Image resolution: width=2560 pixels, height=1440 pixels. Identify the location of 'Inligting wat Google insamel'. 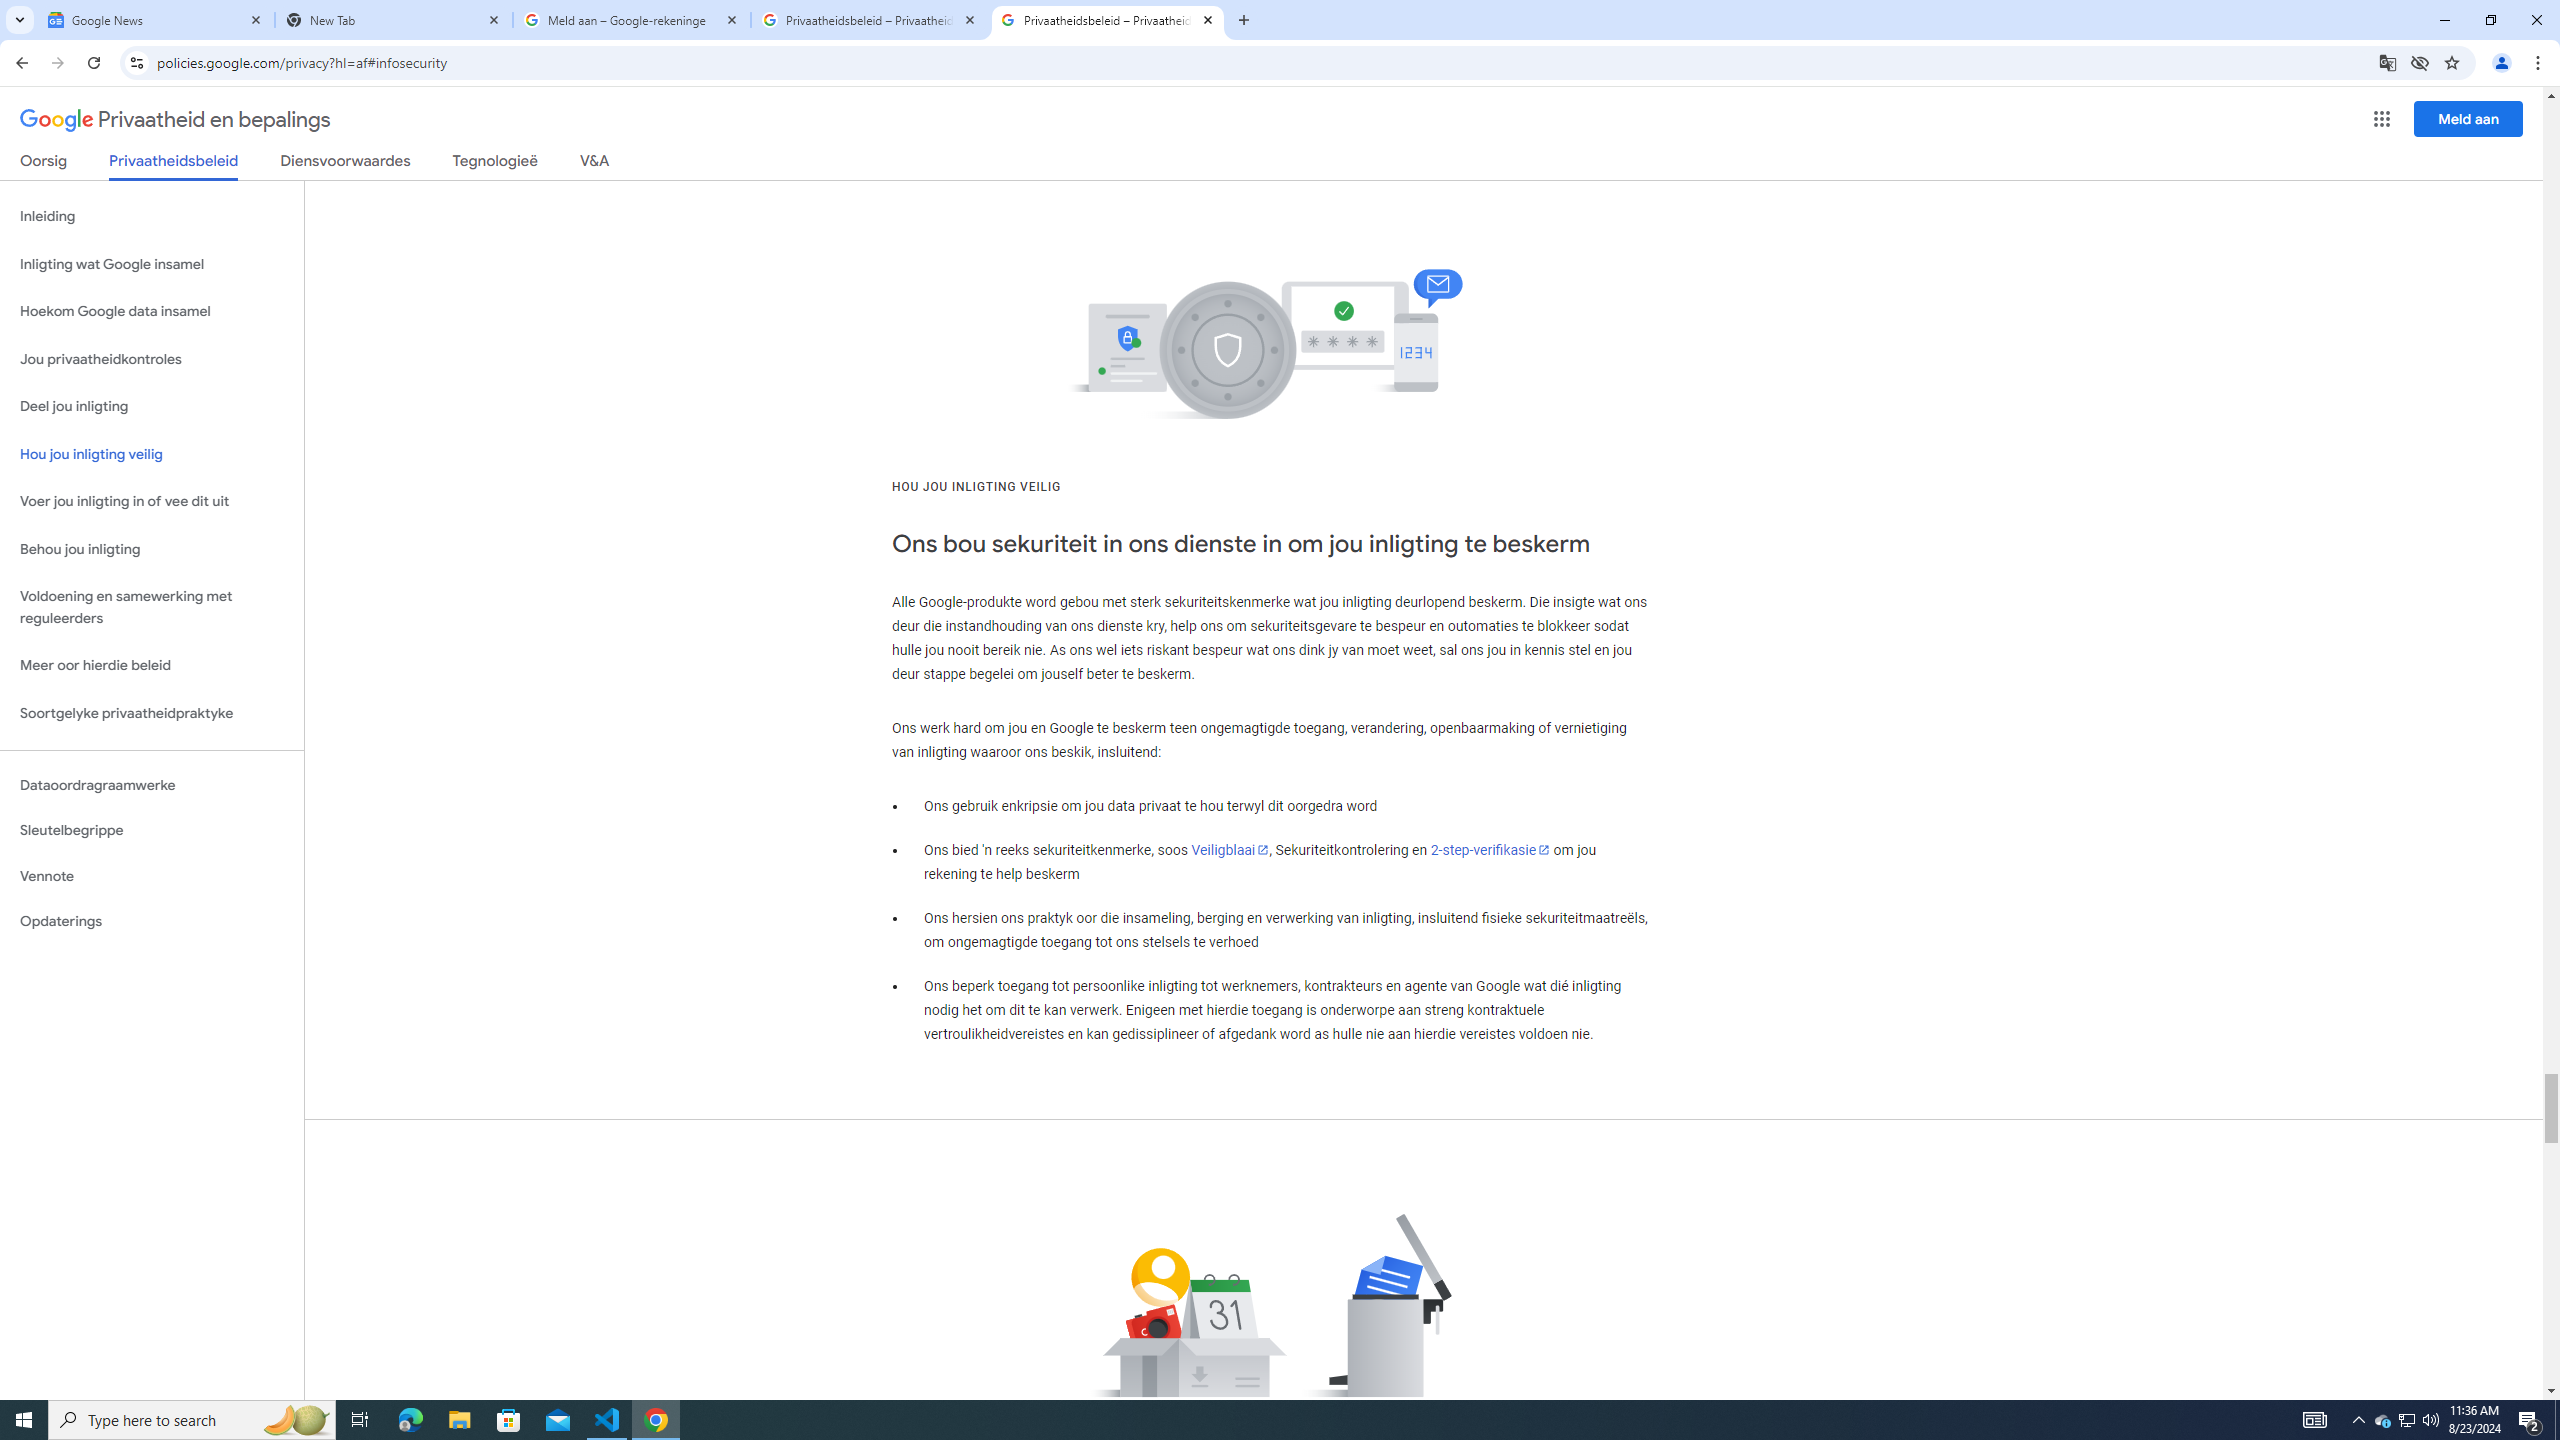
(151, 264).